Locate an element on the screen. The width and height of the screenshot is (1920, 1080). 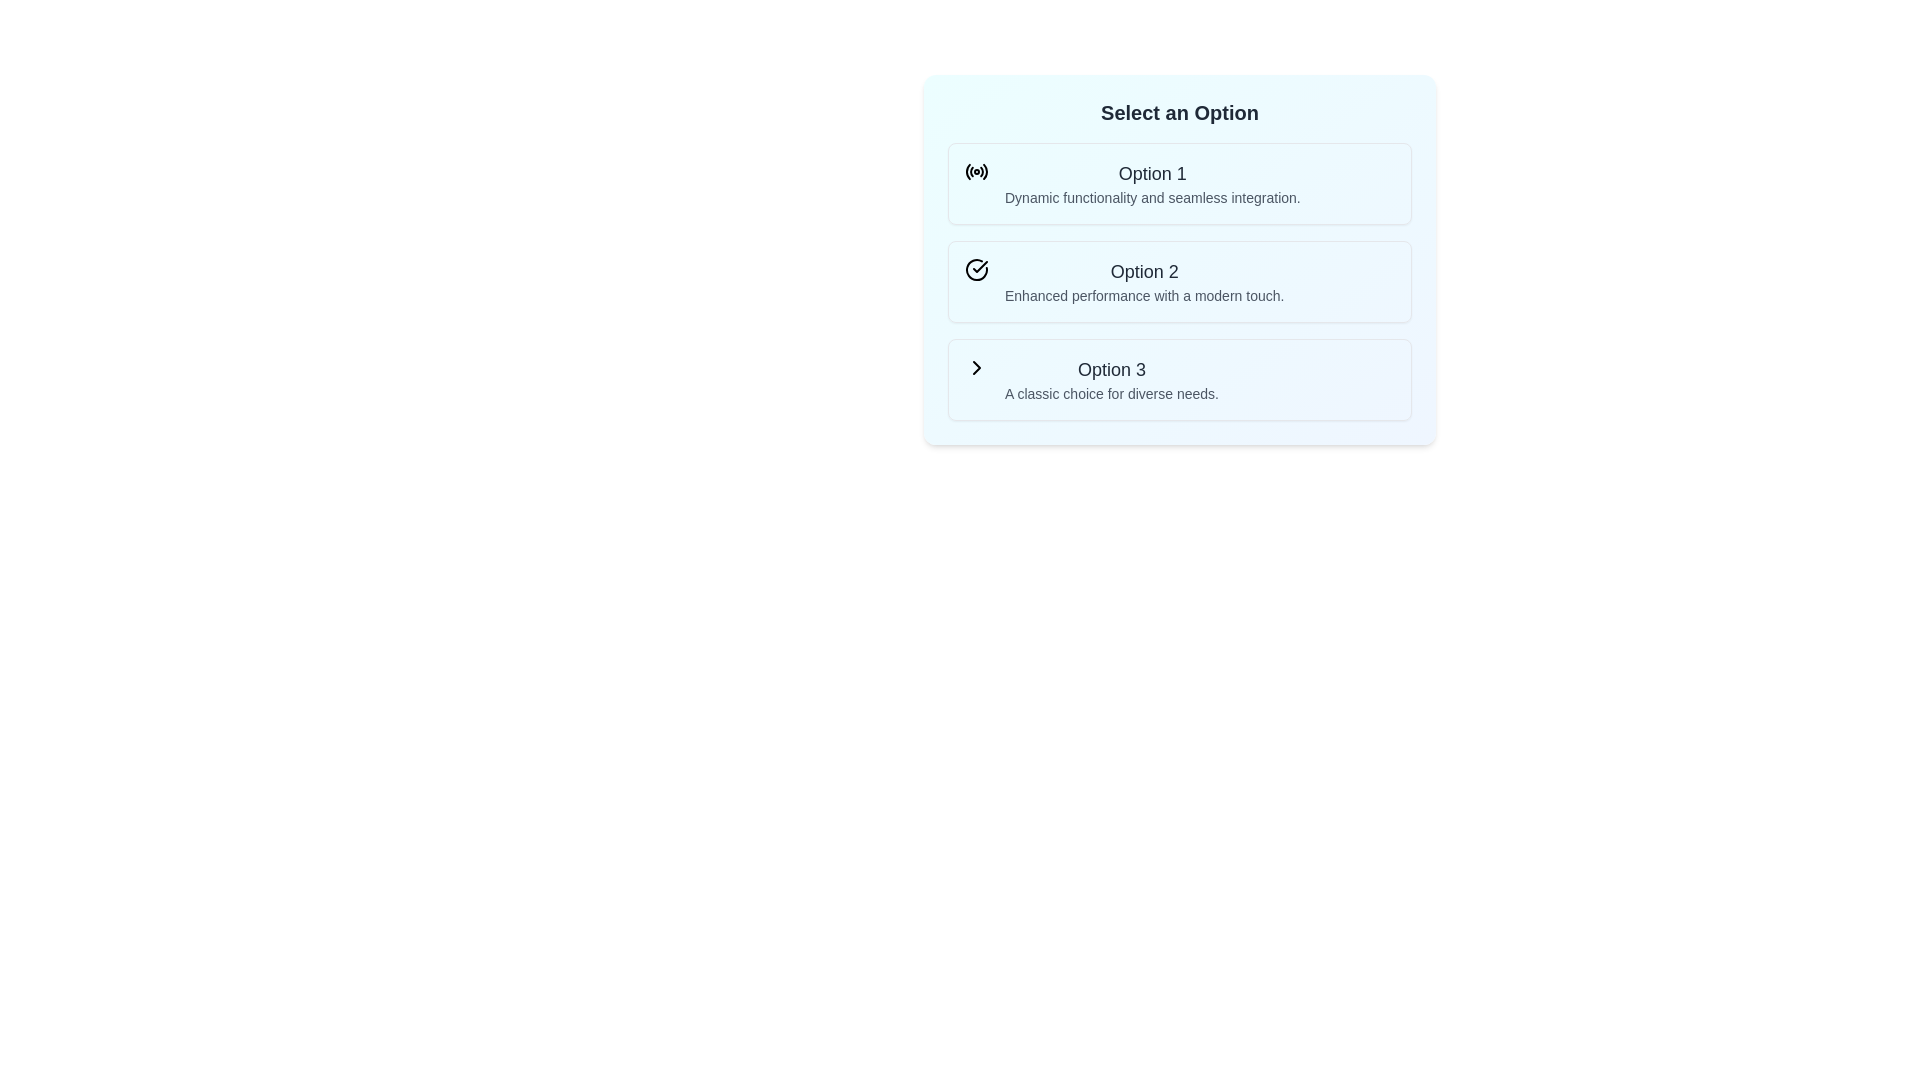
the circular icon with a checkmark, located to the left of the 'Option 2' label in the selection list is located at coordinates (977, 270).